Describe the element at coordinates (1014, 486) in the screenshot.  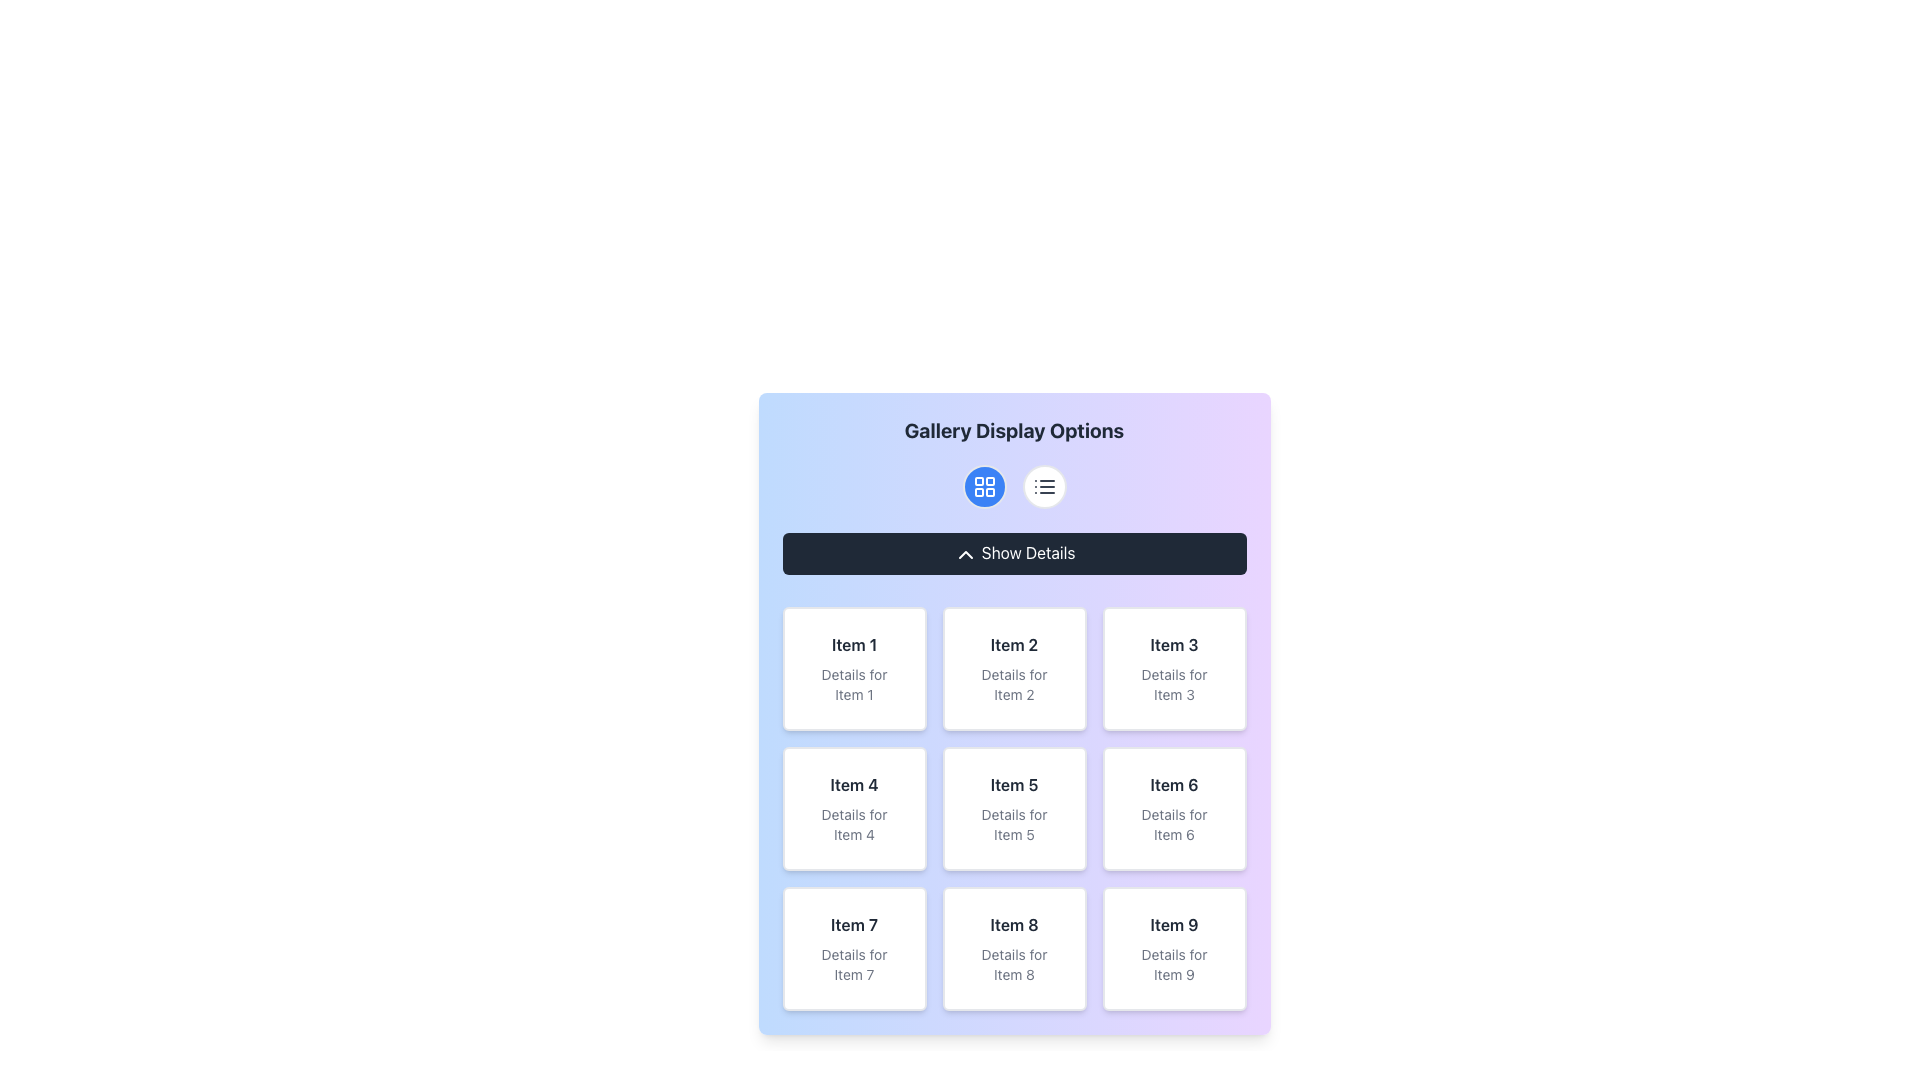
I see `the grid button in the Interactive selector located under the 'Gallery Display Options' section to switch to grid view` at that location.